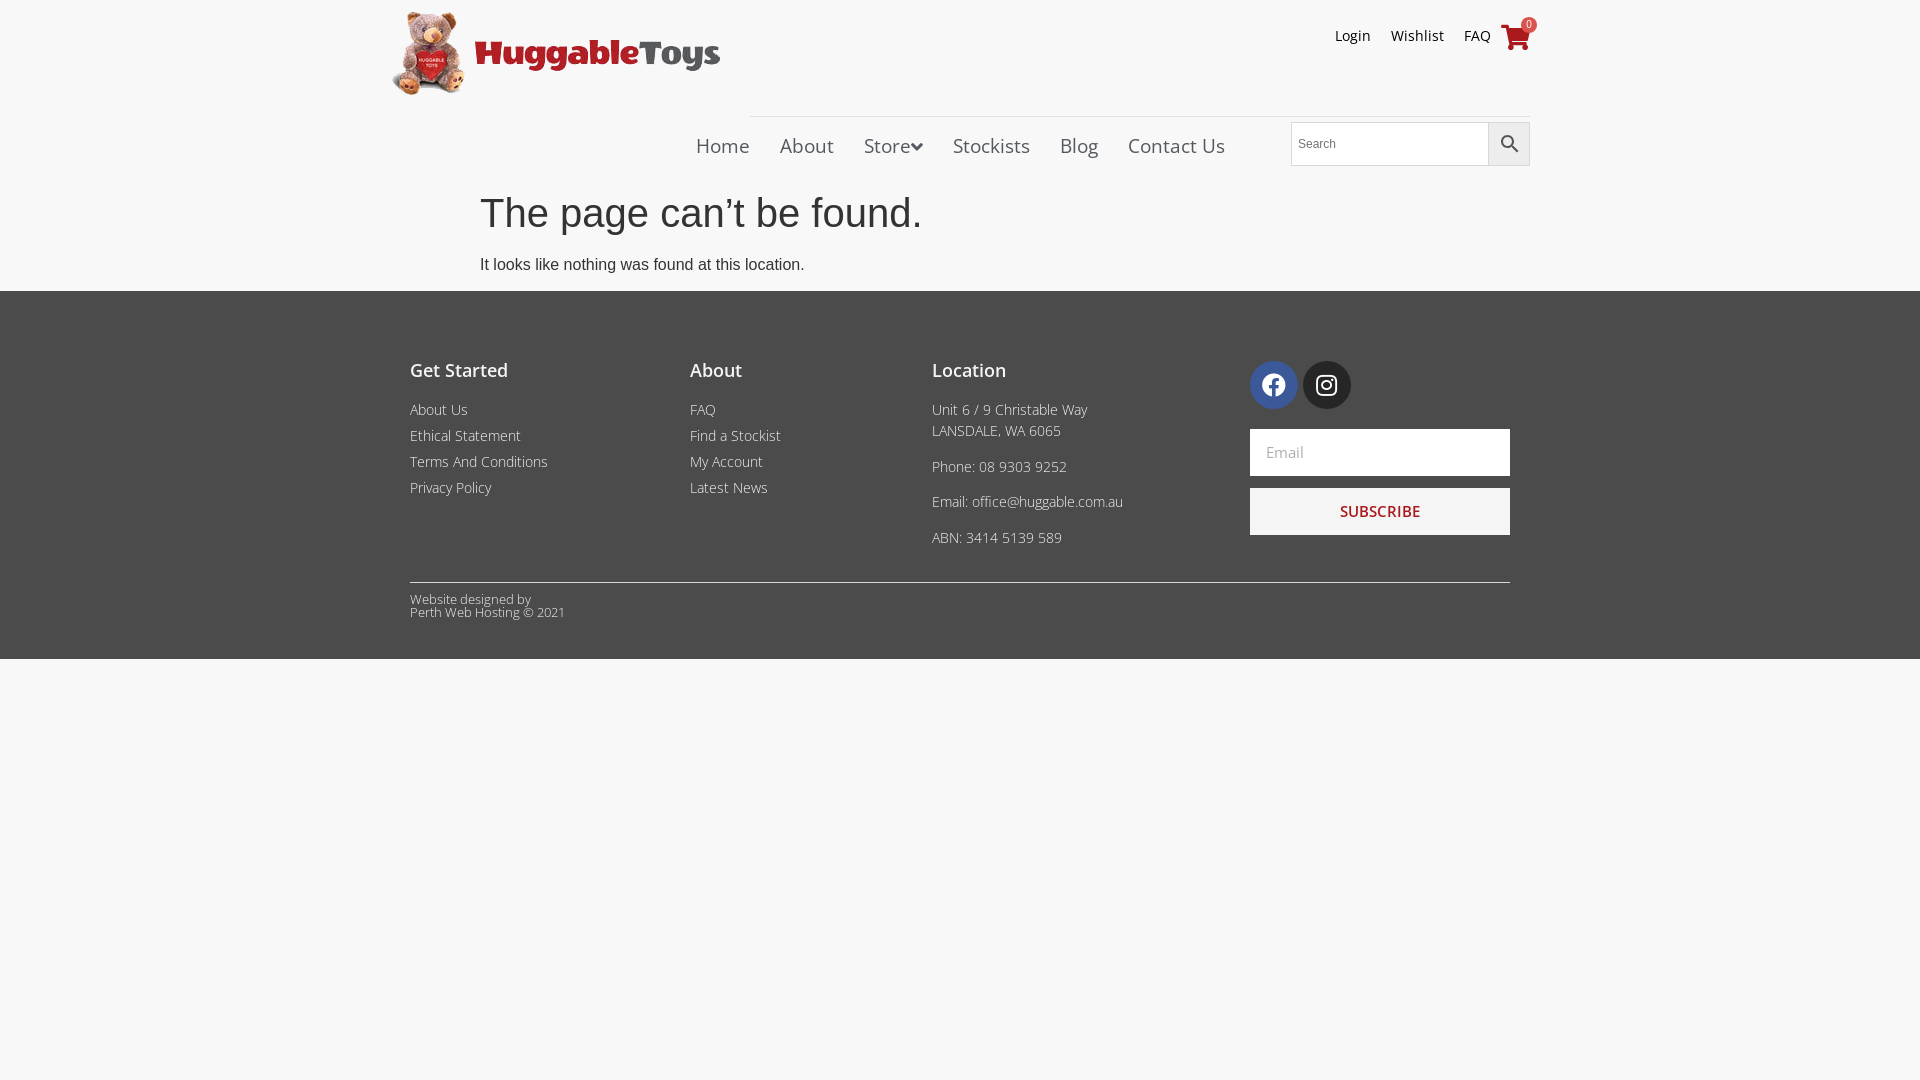 The image size is (1920, 1080). Describe the element at coordinates (1416, 35) in the screenshot. I see `'Wishlist'` at that location.